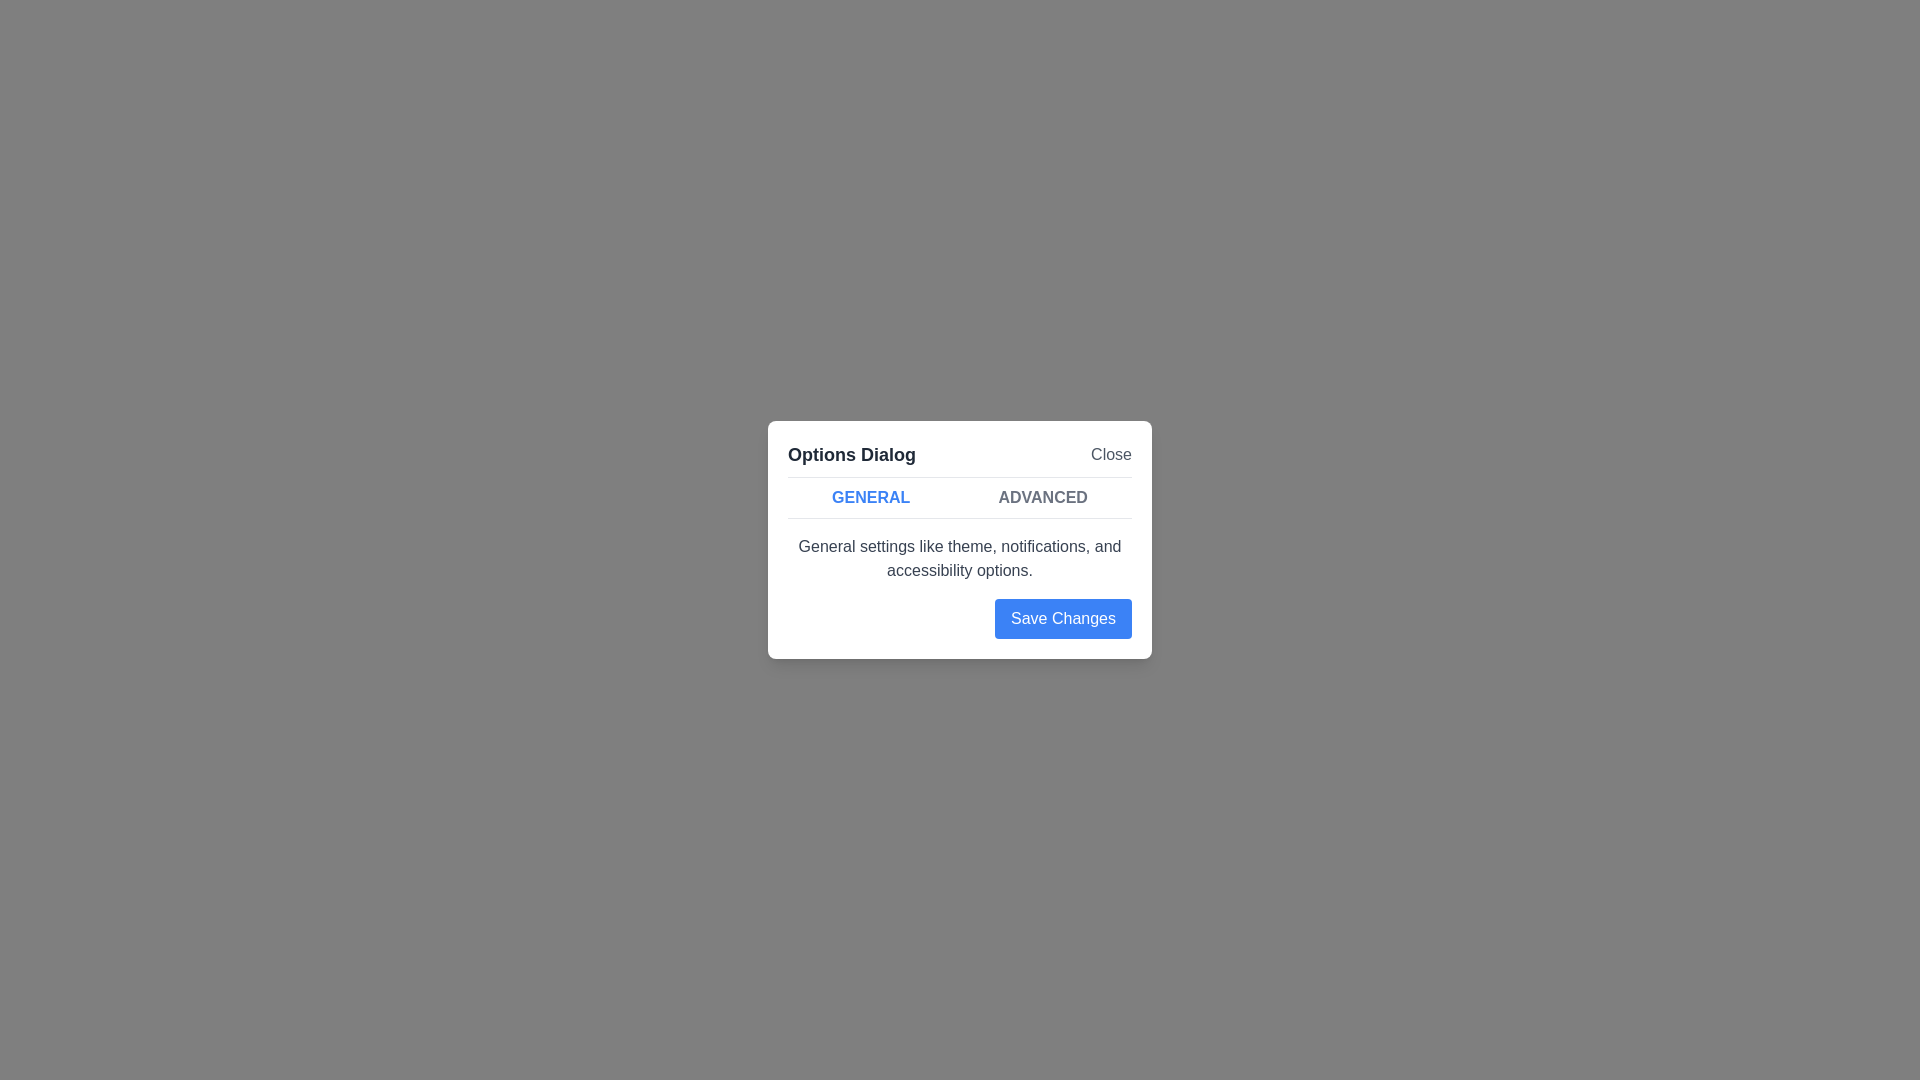 This screenshot has height=1080, width=1920. Describe the element at coordinates (1062, 617) in the screenshot. I see `the 'Save Changes' button to save the settings` at that location.